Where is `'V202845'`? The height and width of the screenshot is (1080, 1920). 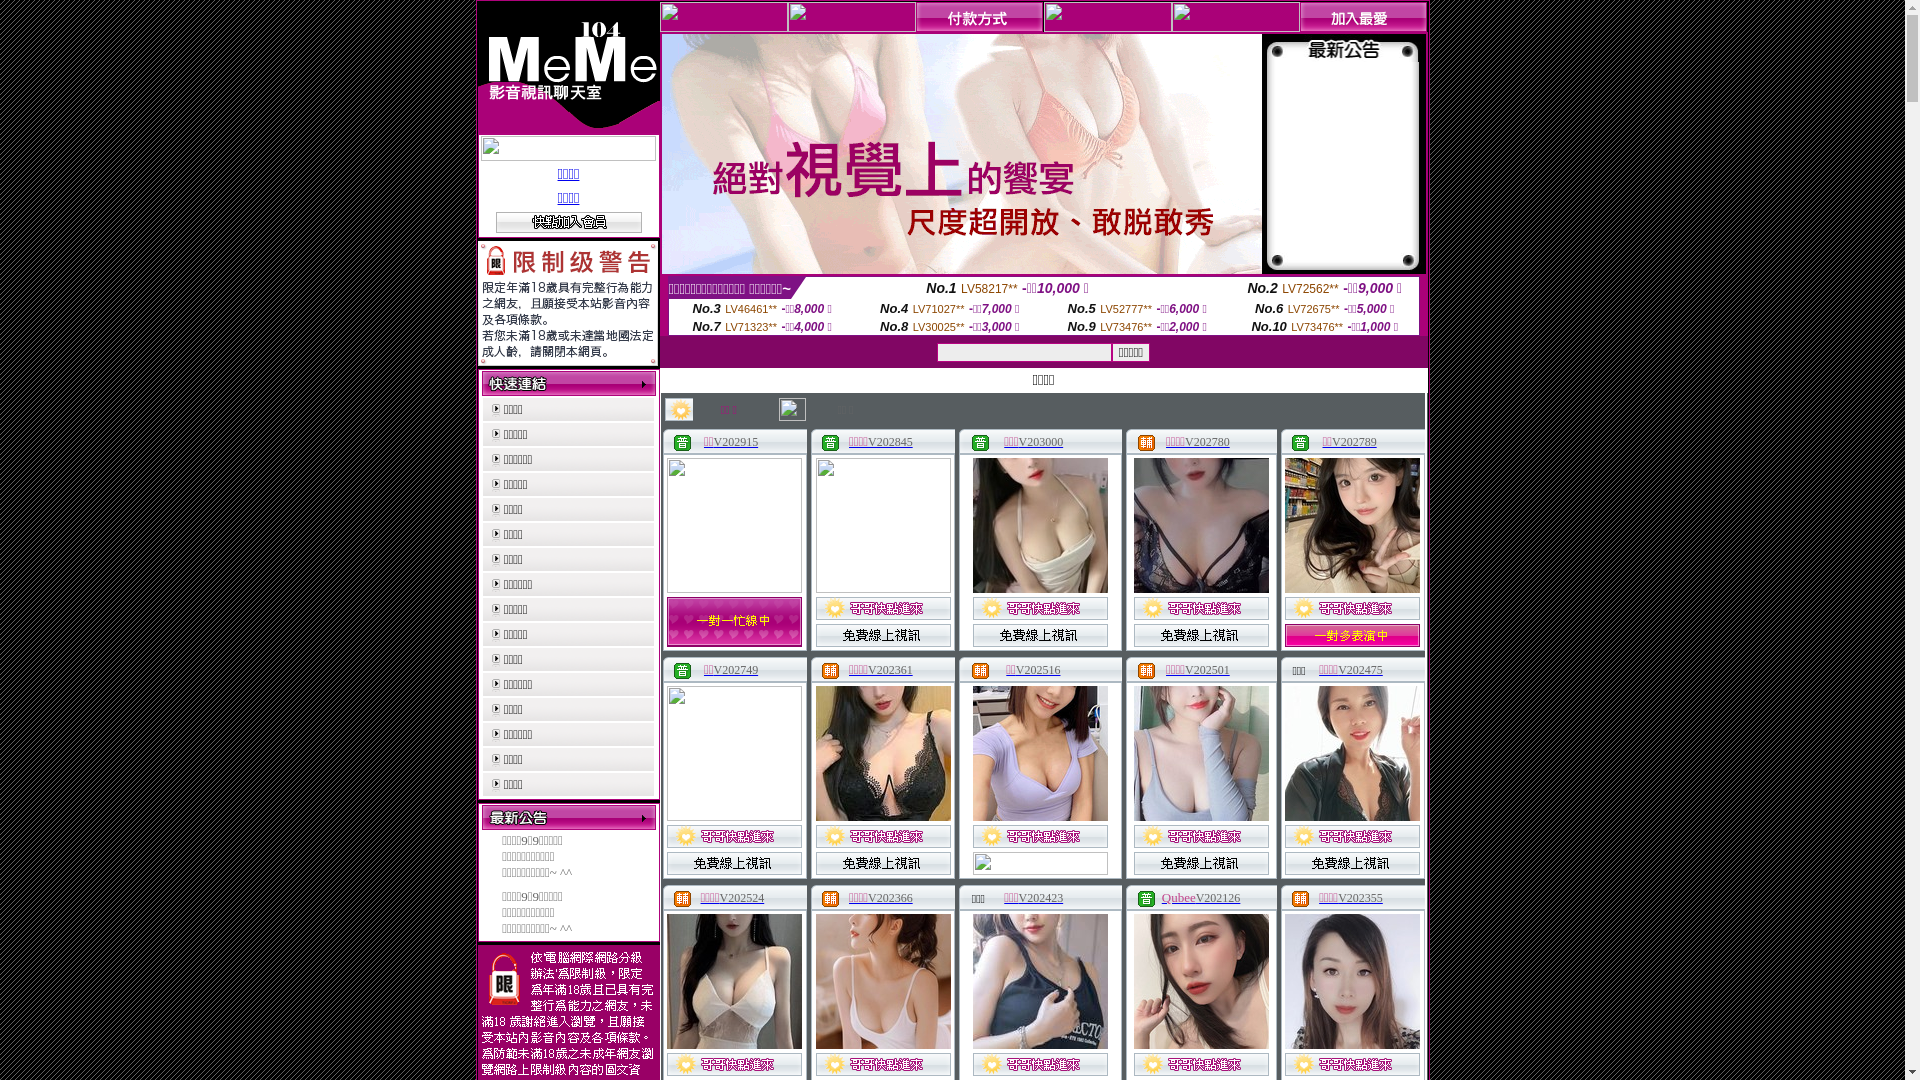 'V202845' is located at coordinates (868, 441).